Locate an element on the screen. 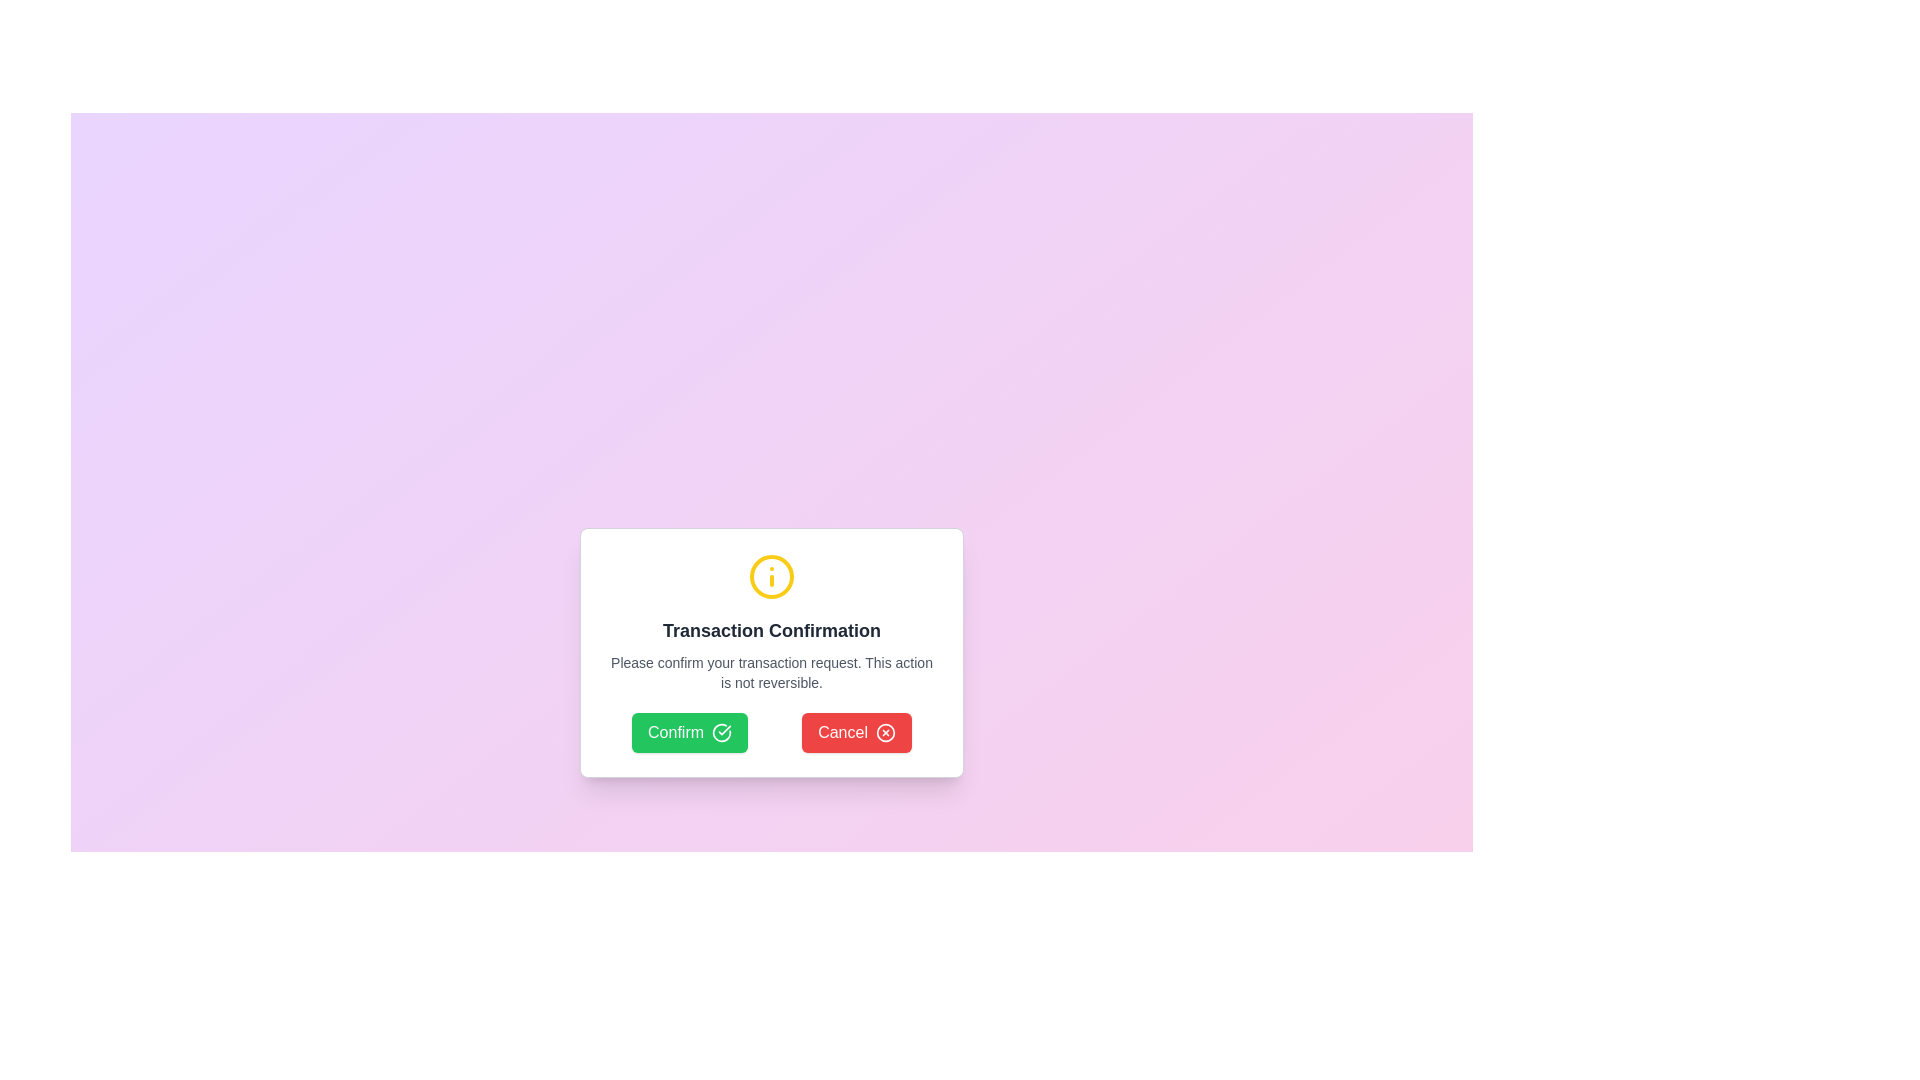  the checkmark icon located to the right of the 'Confirm' label within the 'Confirm' button in the bottom-left section of the modal dialog is located at coordinates (721, 732).